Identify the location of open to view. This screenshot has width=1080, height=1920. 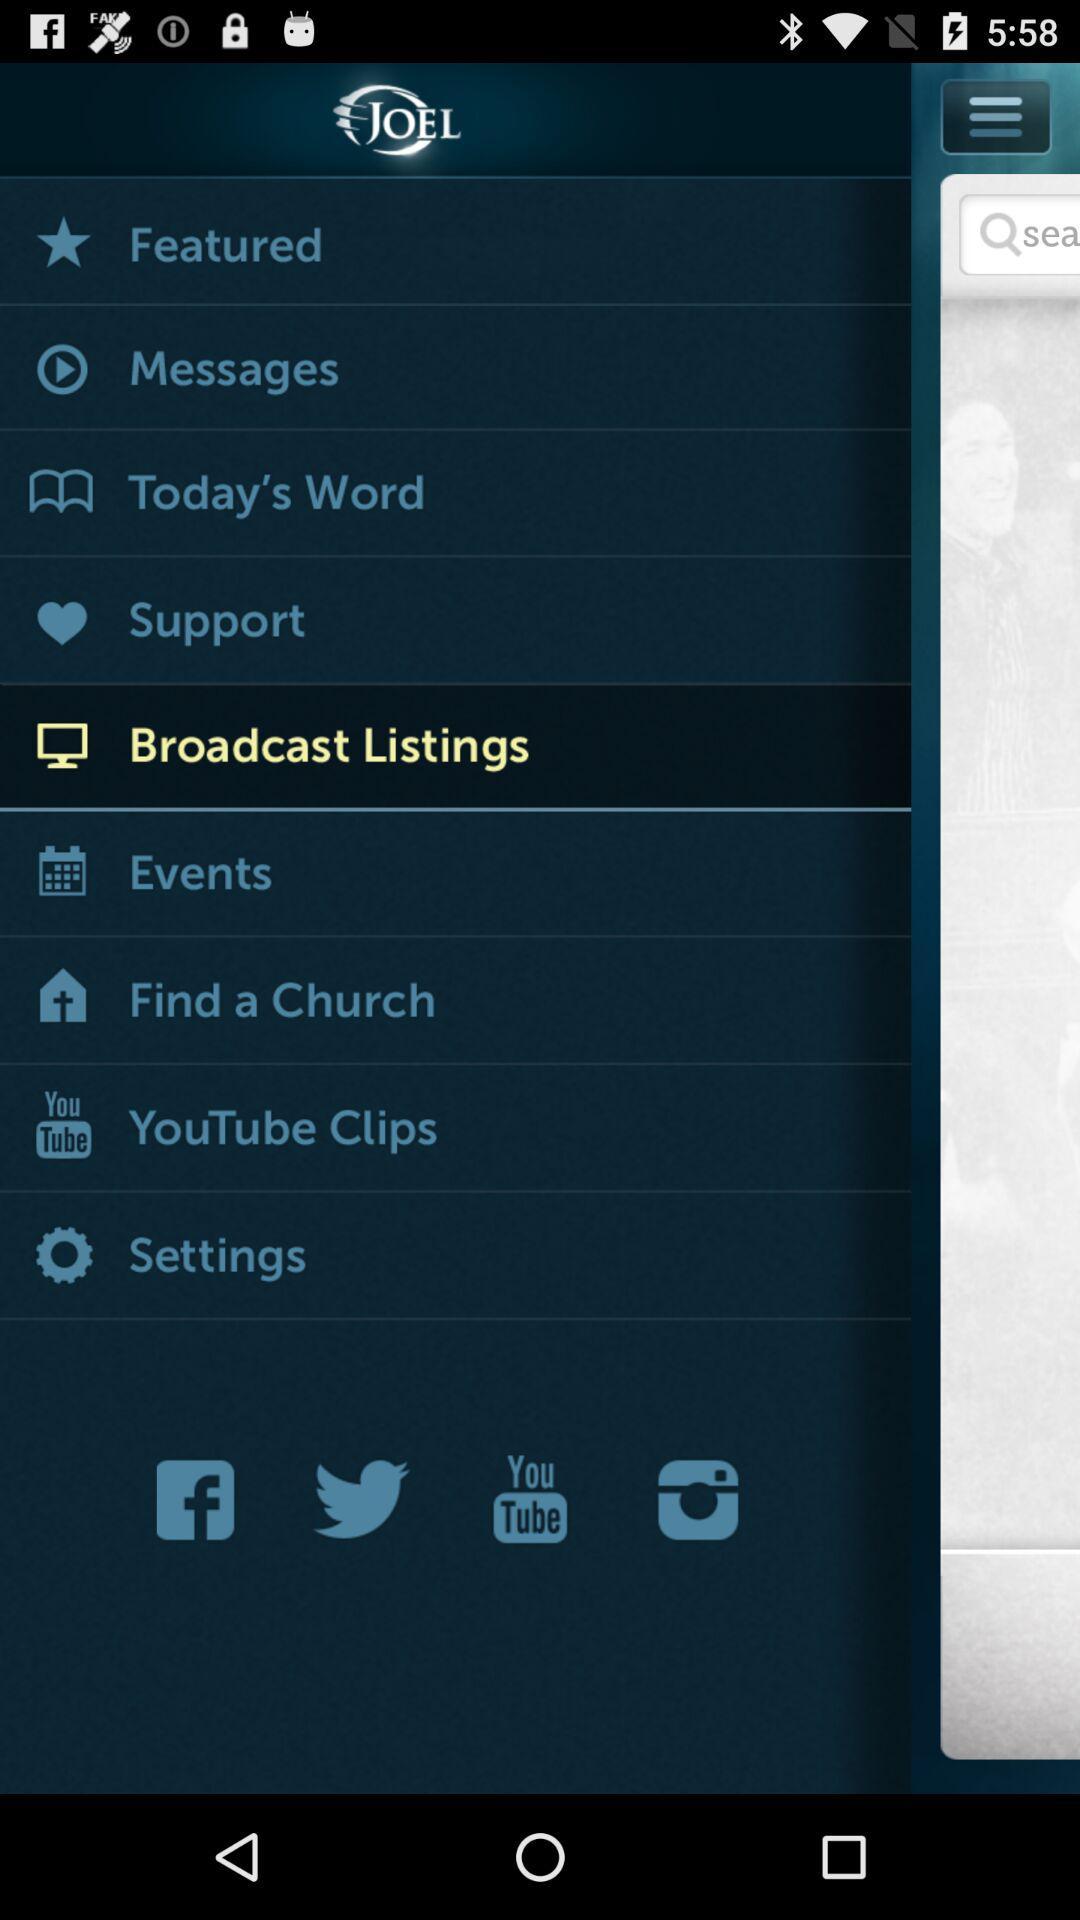
(455, 746).